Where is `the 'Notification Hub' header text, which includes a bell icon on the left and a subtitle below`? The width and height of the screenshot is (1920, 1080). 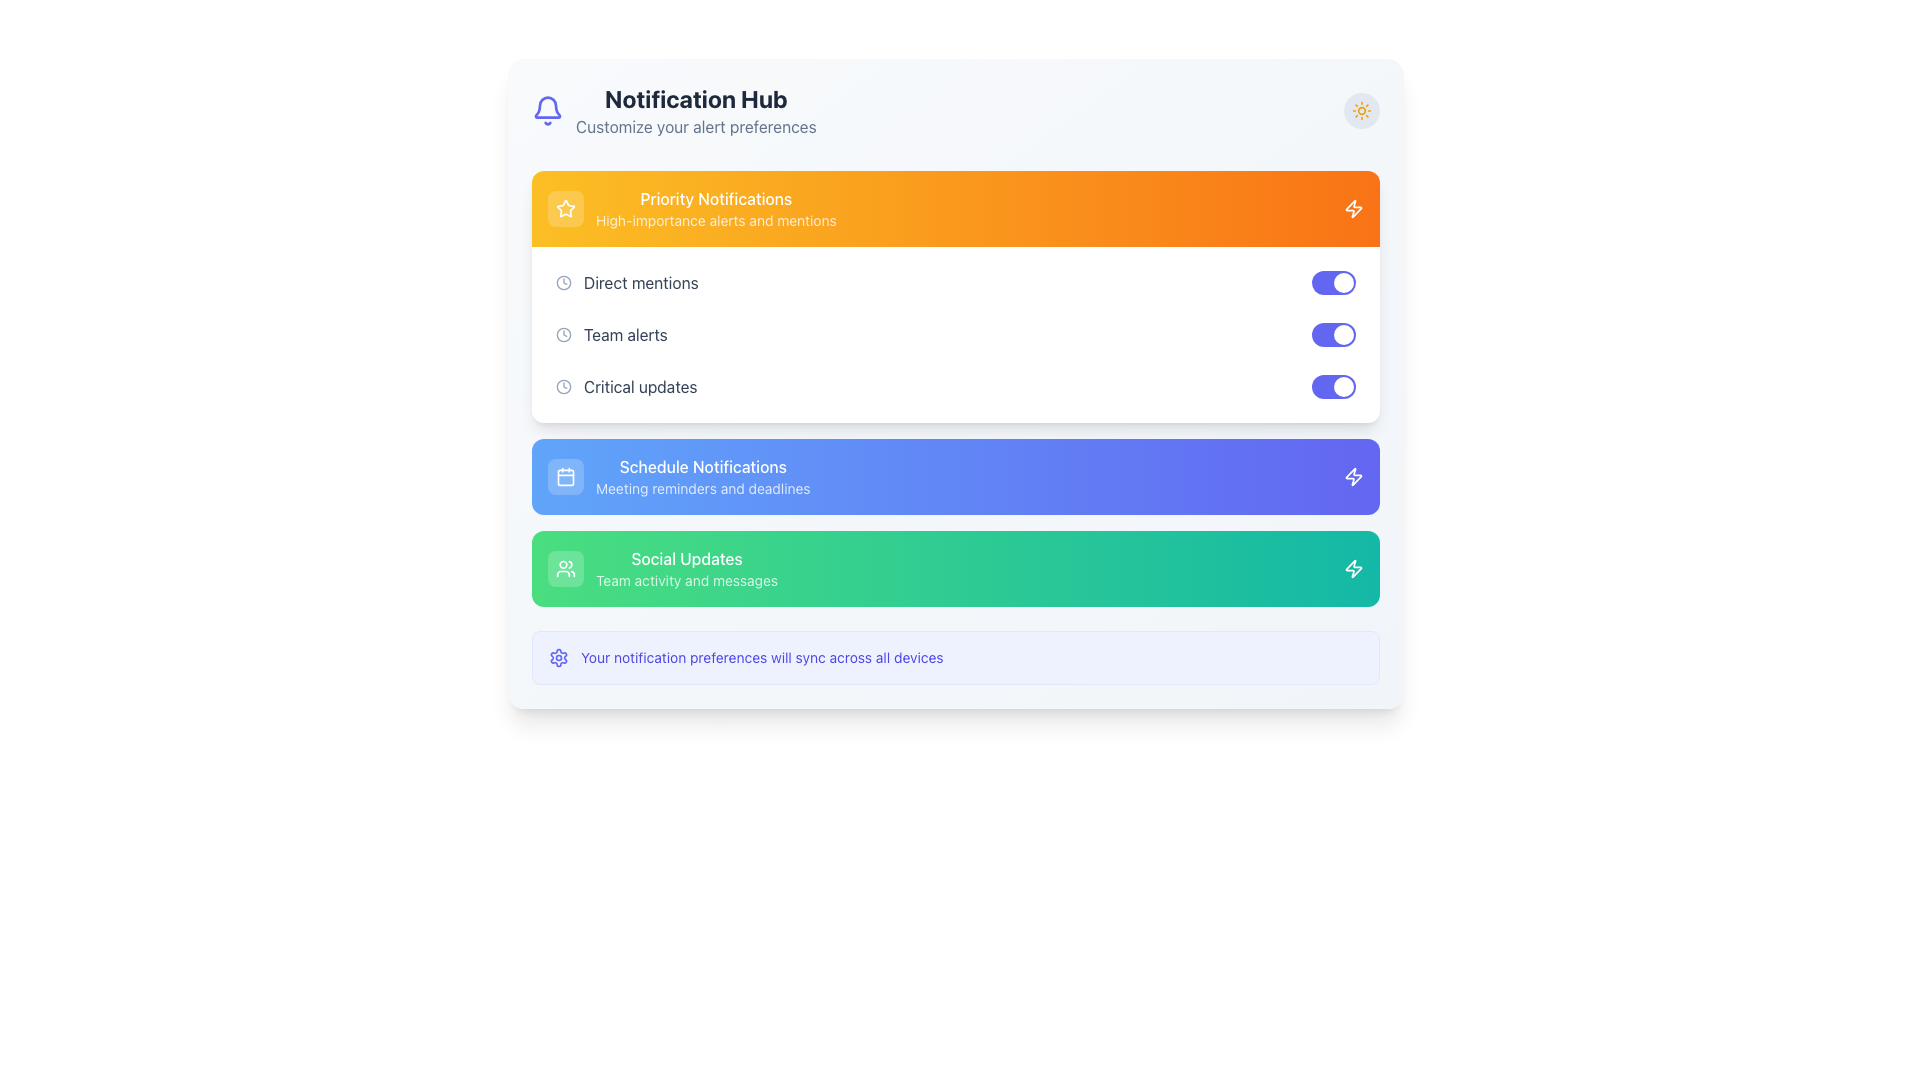
the 'Notification Hub' header text, which includes a bell icon on the left and a subtitle below is located at coordinates (674, 111).